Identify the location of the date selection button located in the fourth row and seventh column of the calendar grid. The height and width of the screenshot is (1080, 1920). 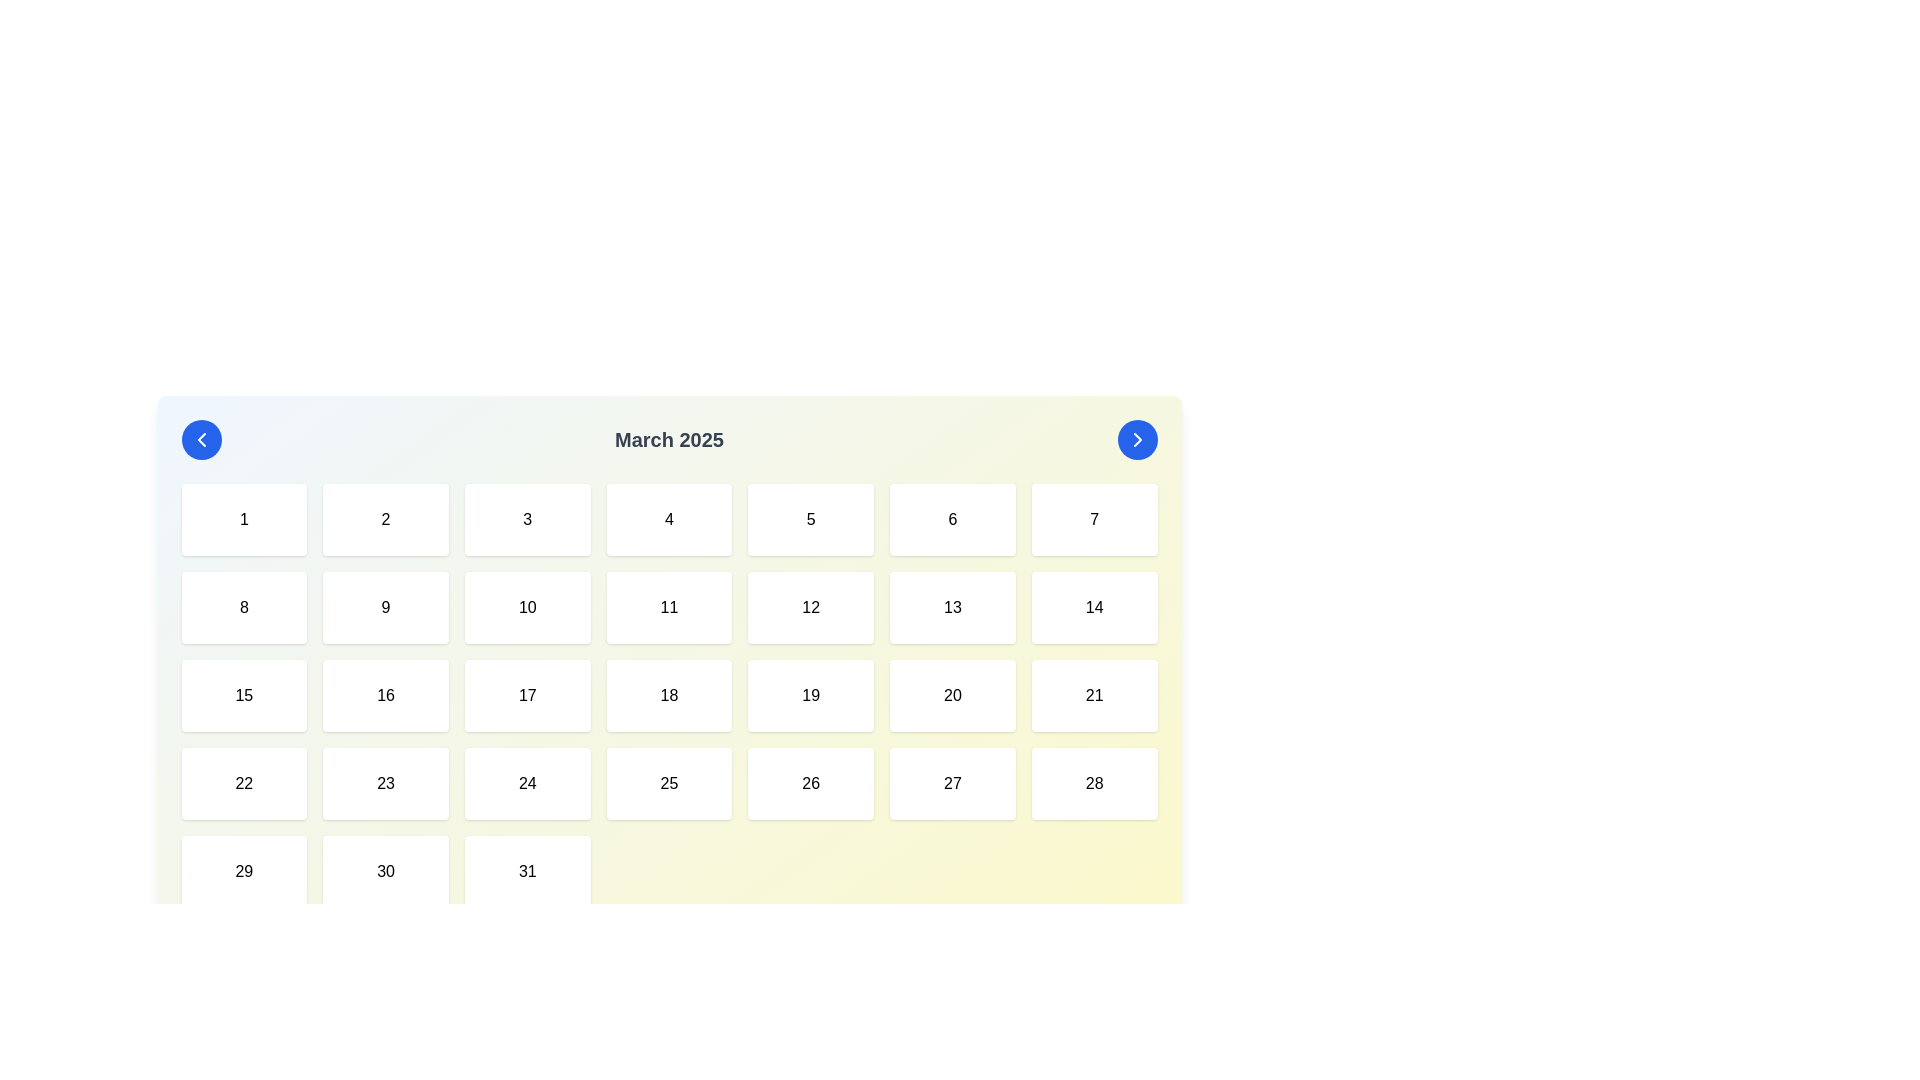
(1093, 694).